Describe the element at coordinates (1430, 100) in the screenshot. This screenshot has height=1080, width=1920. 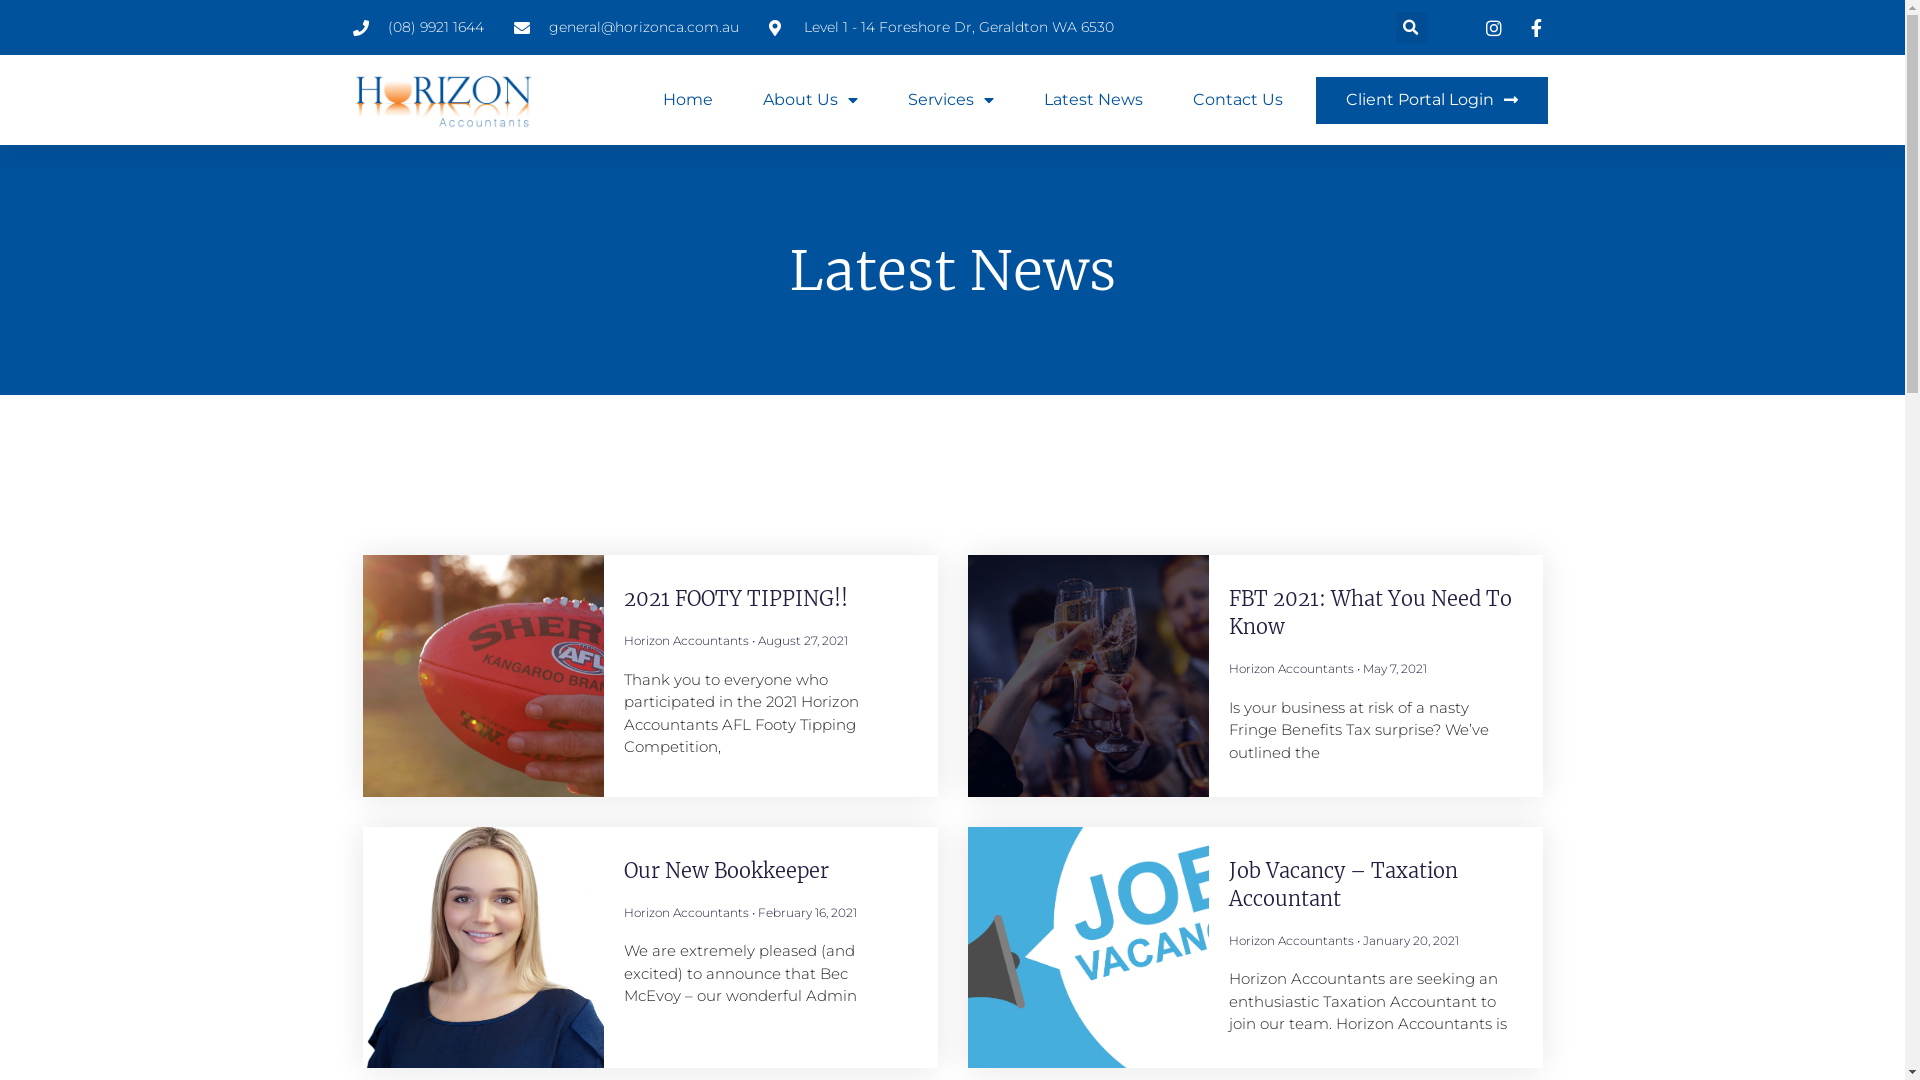
I see `'Client Portal Login'` at that location.